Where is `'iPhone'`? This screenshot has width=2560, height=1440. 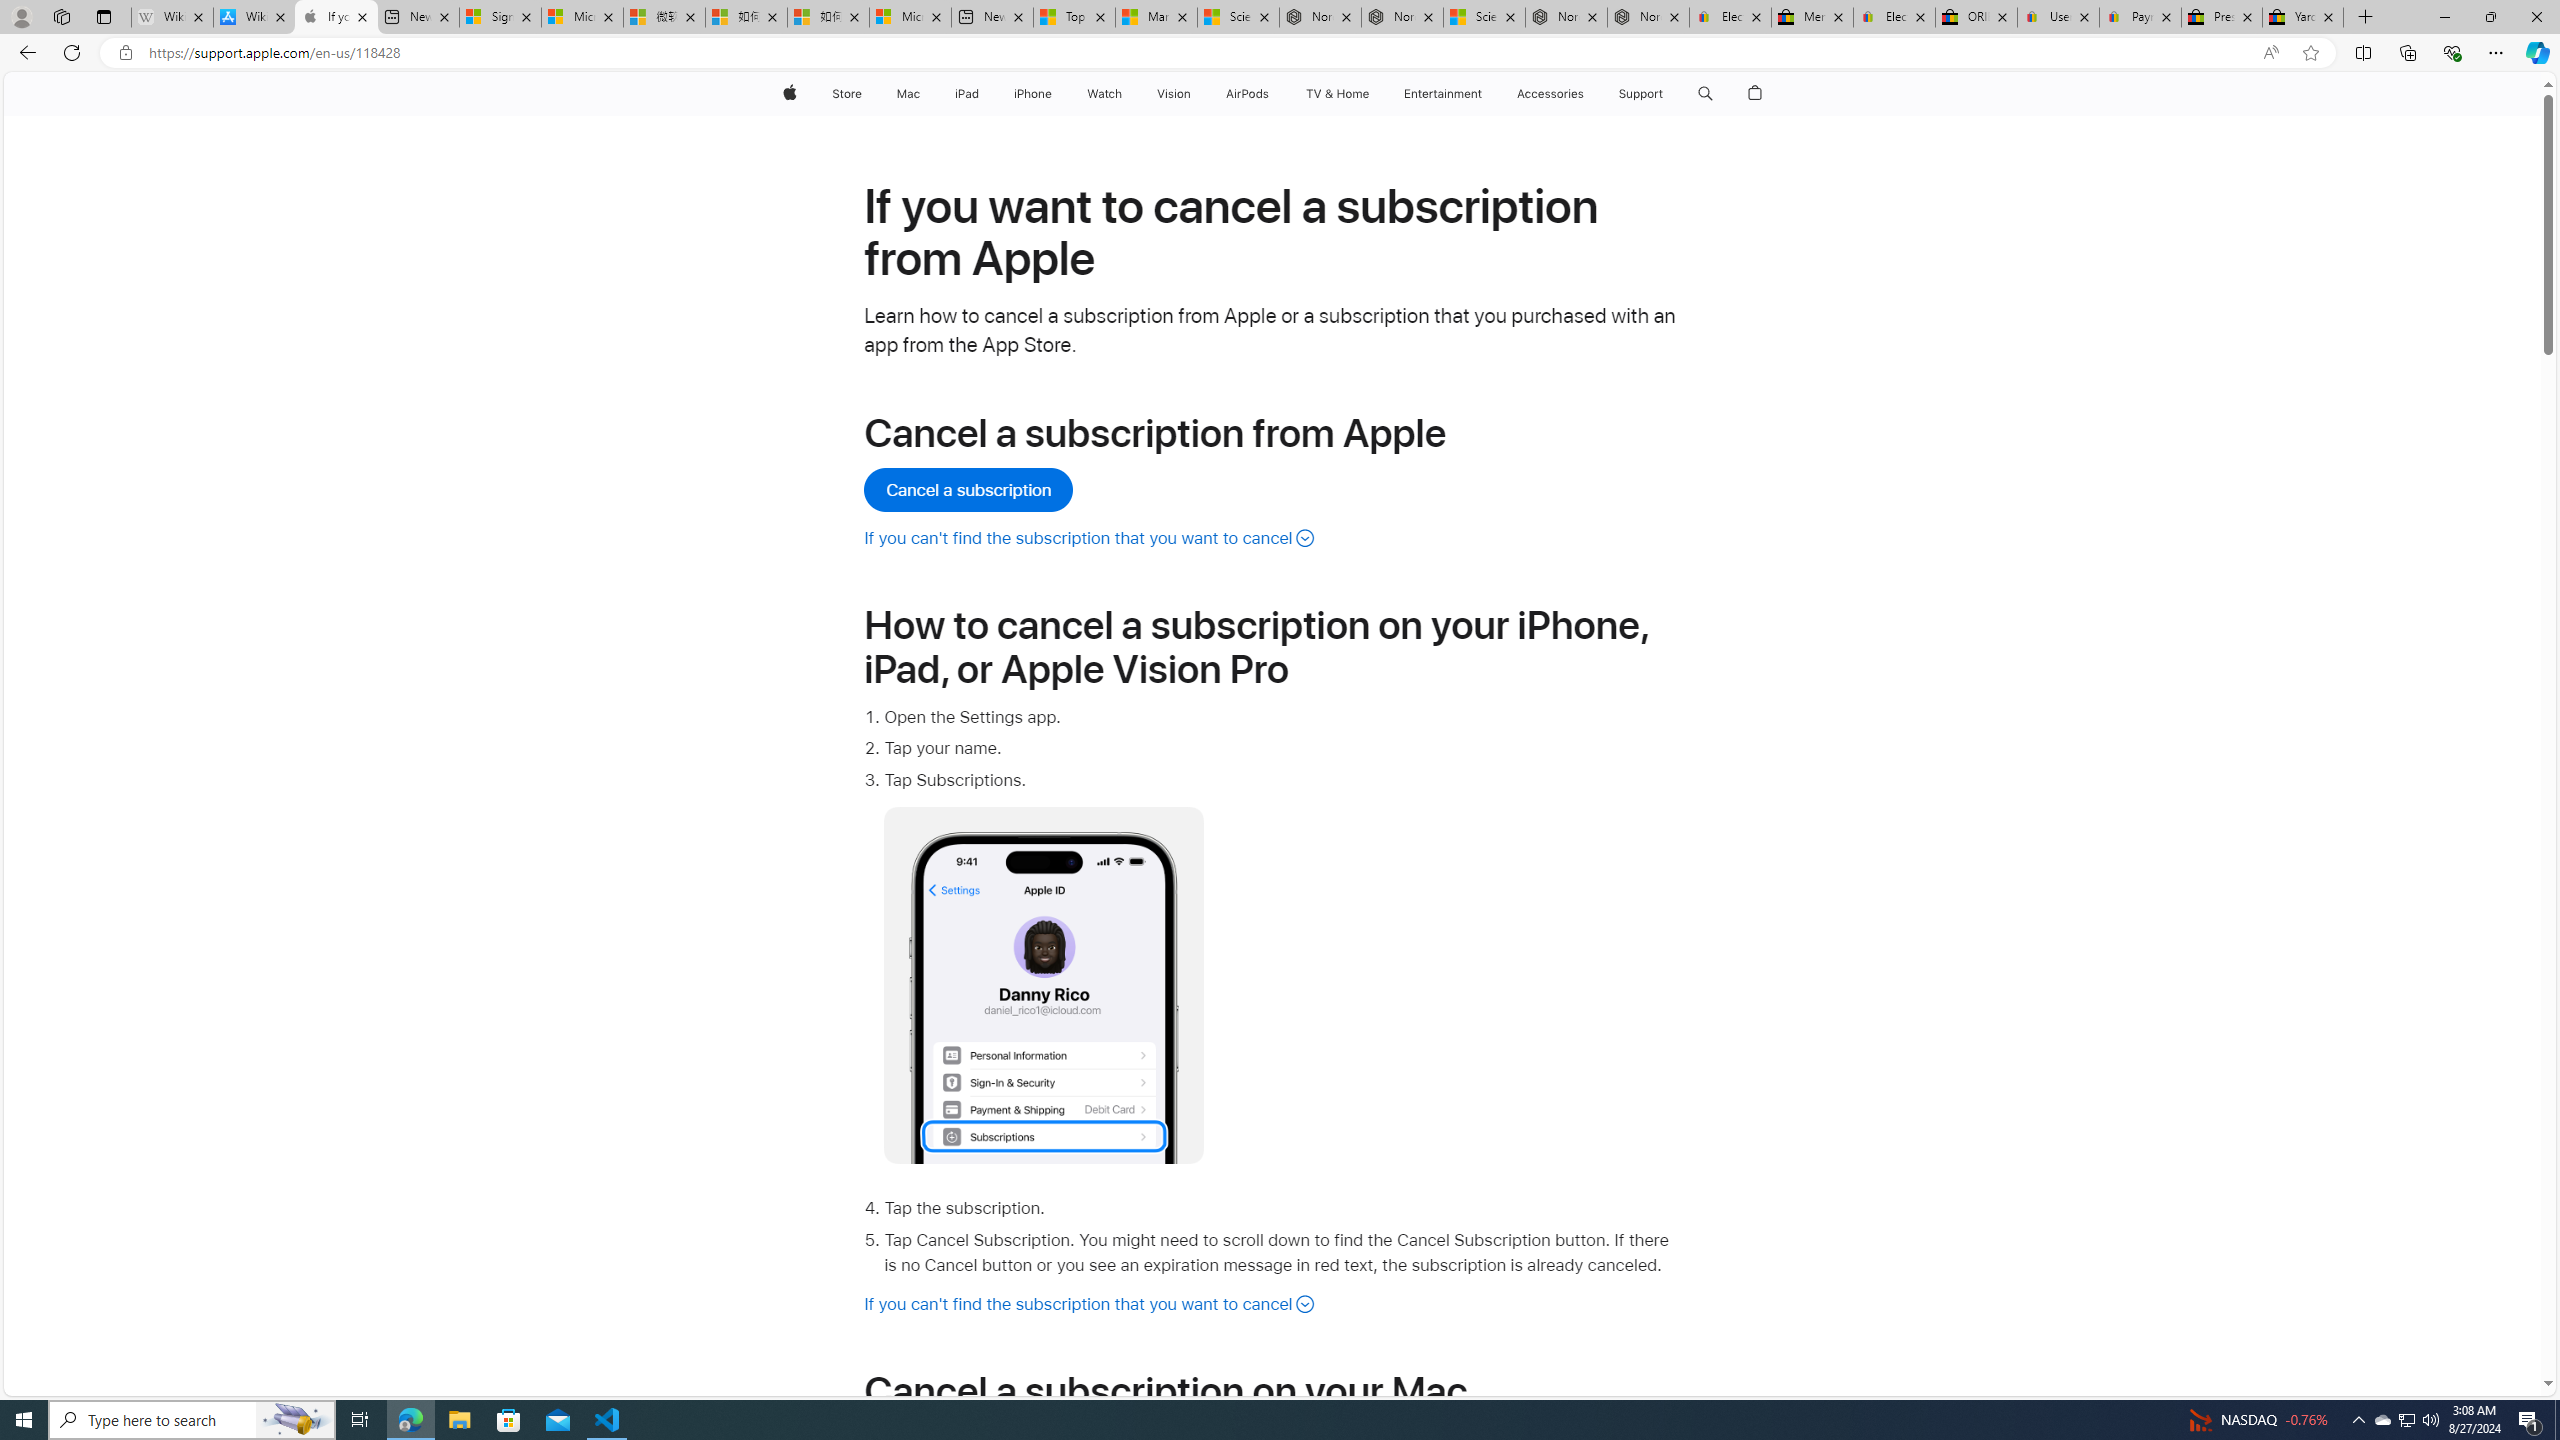
'iPhone' is located at coordinates (1031, 93).